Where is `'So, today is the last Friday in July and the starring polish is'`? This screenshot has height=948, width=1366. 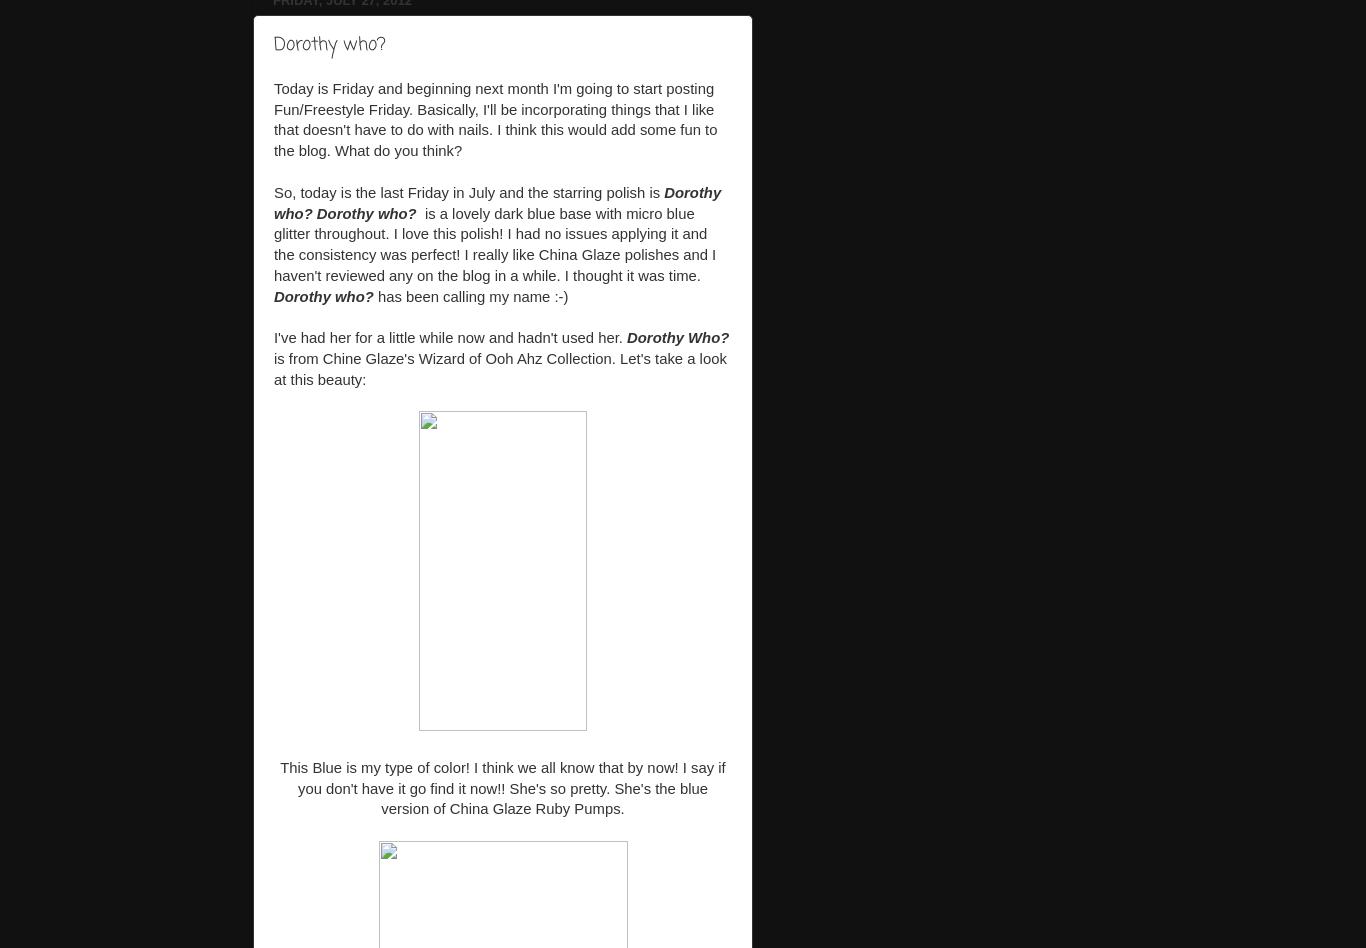 'So, today is the last Friday in July and the starring polish is' is located at coordinates (468, 190).